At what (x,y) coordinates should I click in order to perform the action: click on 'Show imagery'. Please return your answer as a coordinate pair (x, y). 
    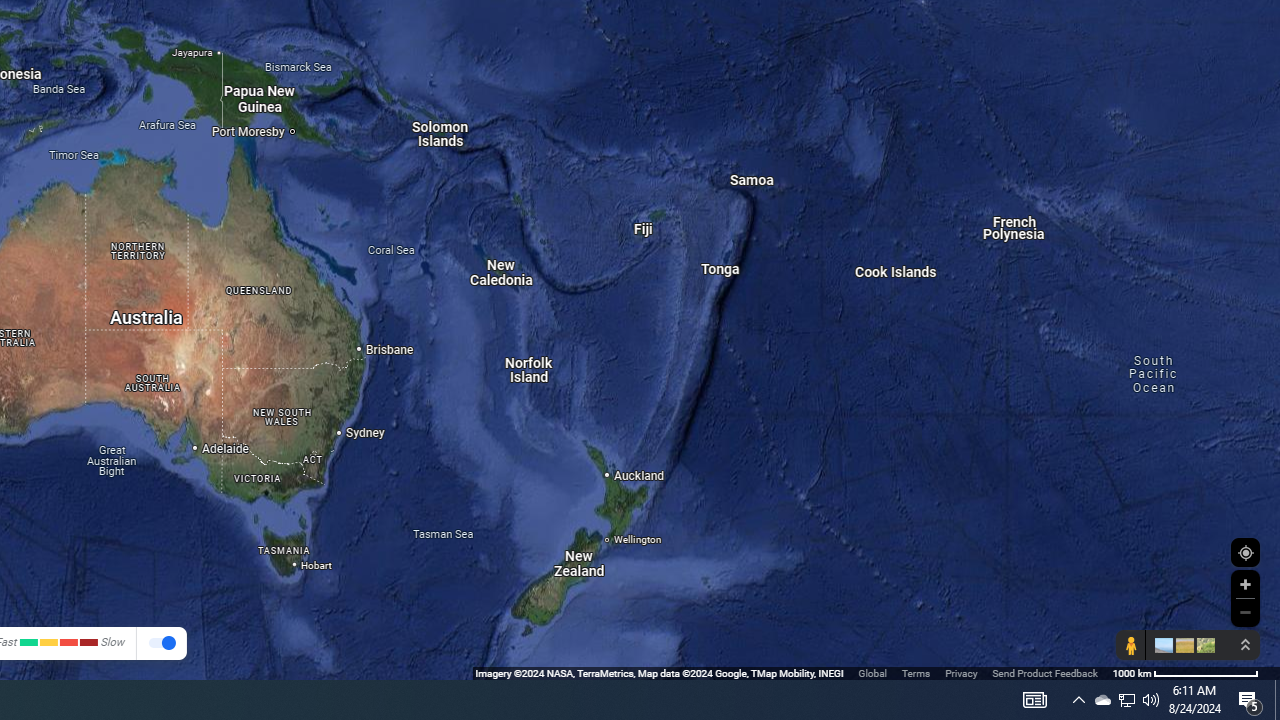
    Looking at the image, I should click on (1202, 645).